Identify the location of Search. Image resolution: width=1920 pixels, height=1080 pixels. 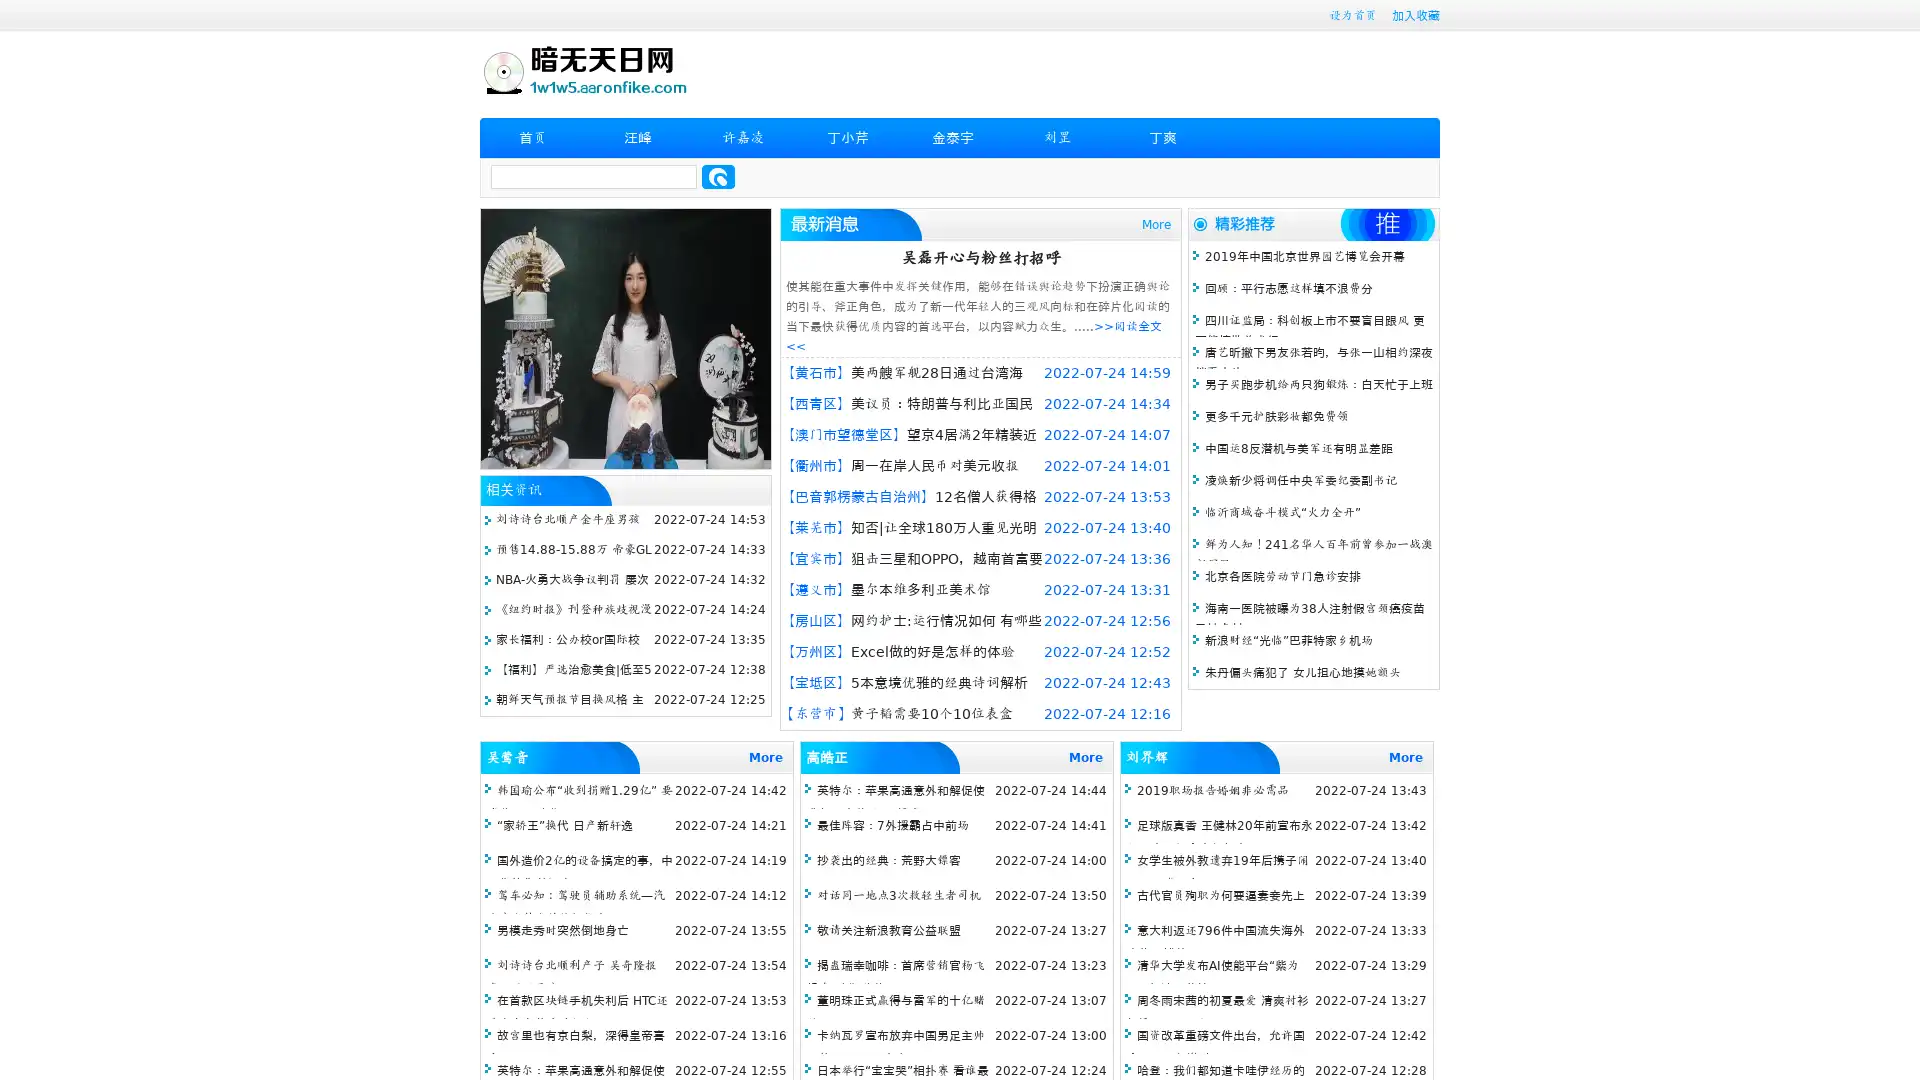
(718, 176).